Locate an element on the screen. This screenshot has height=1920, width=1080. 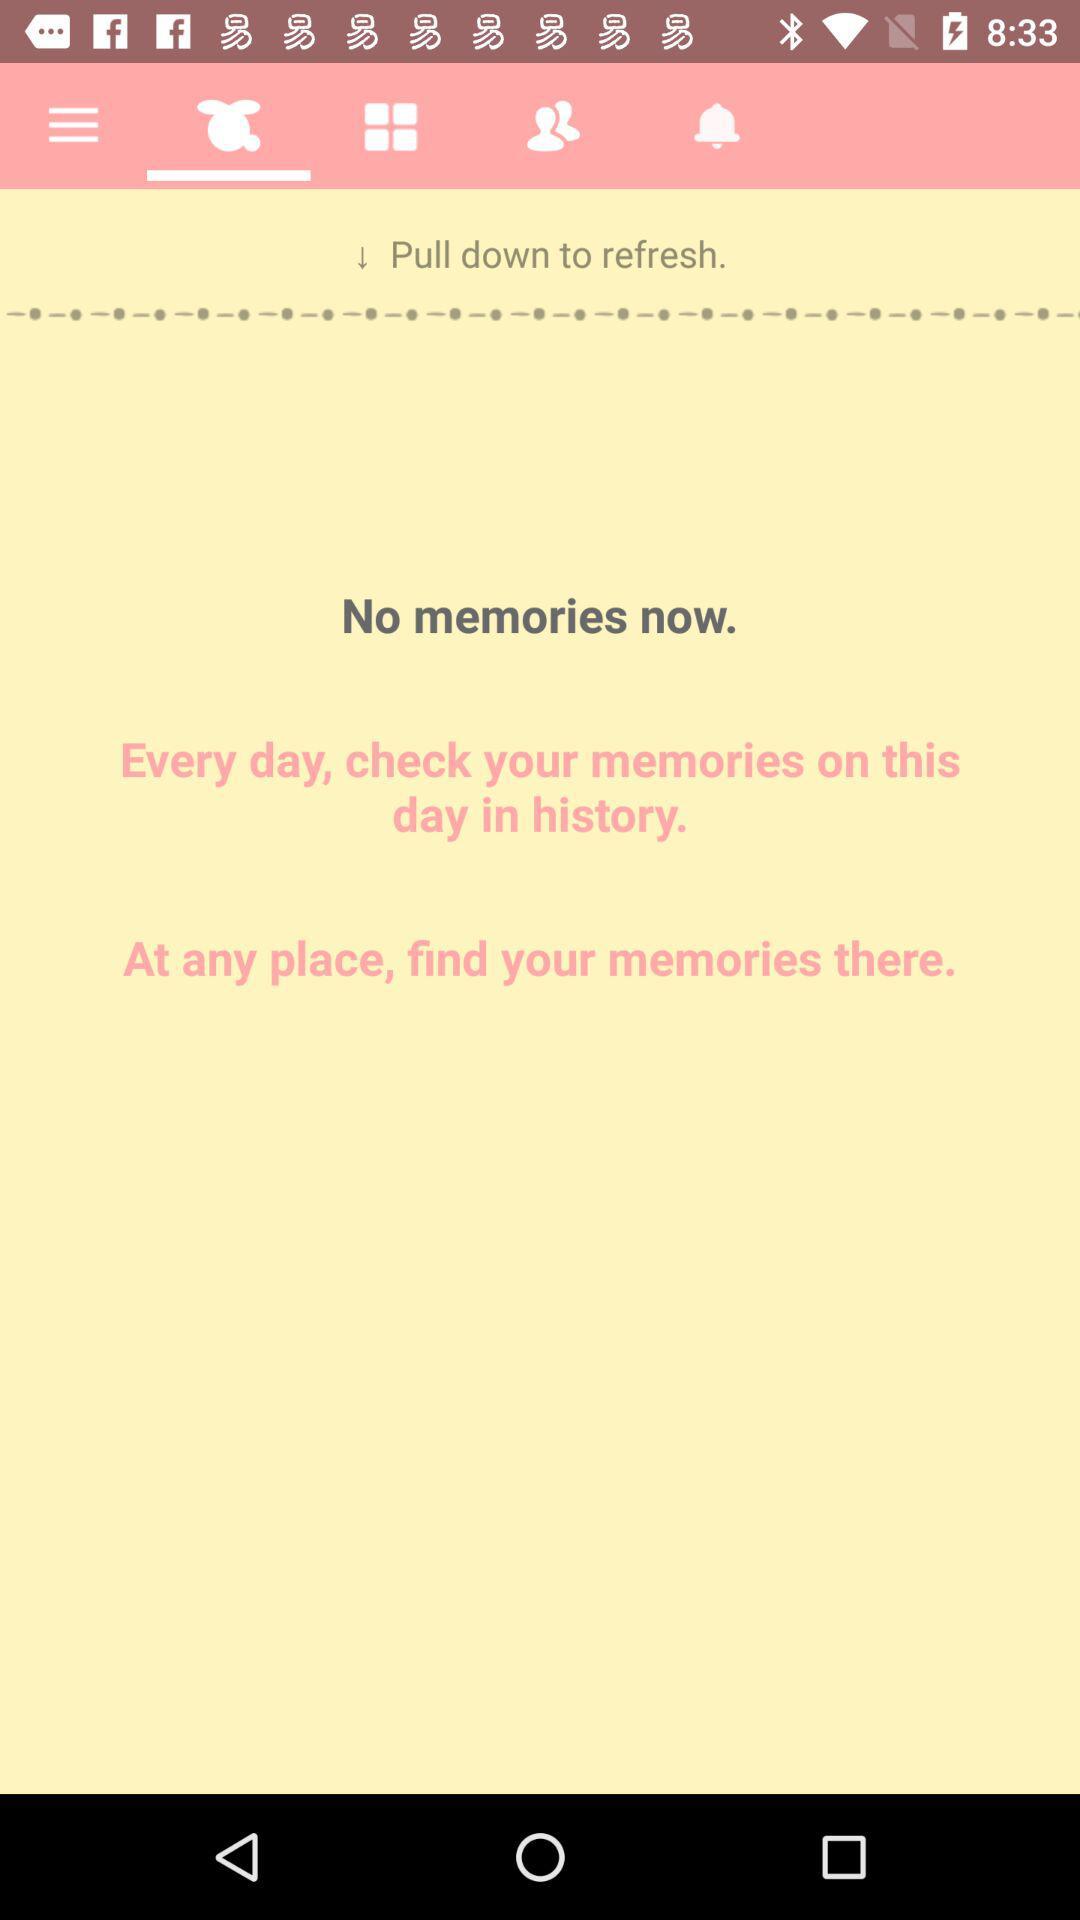
the fifth icon on the top row is located at coordinates (716, 124).